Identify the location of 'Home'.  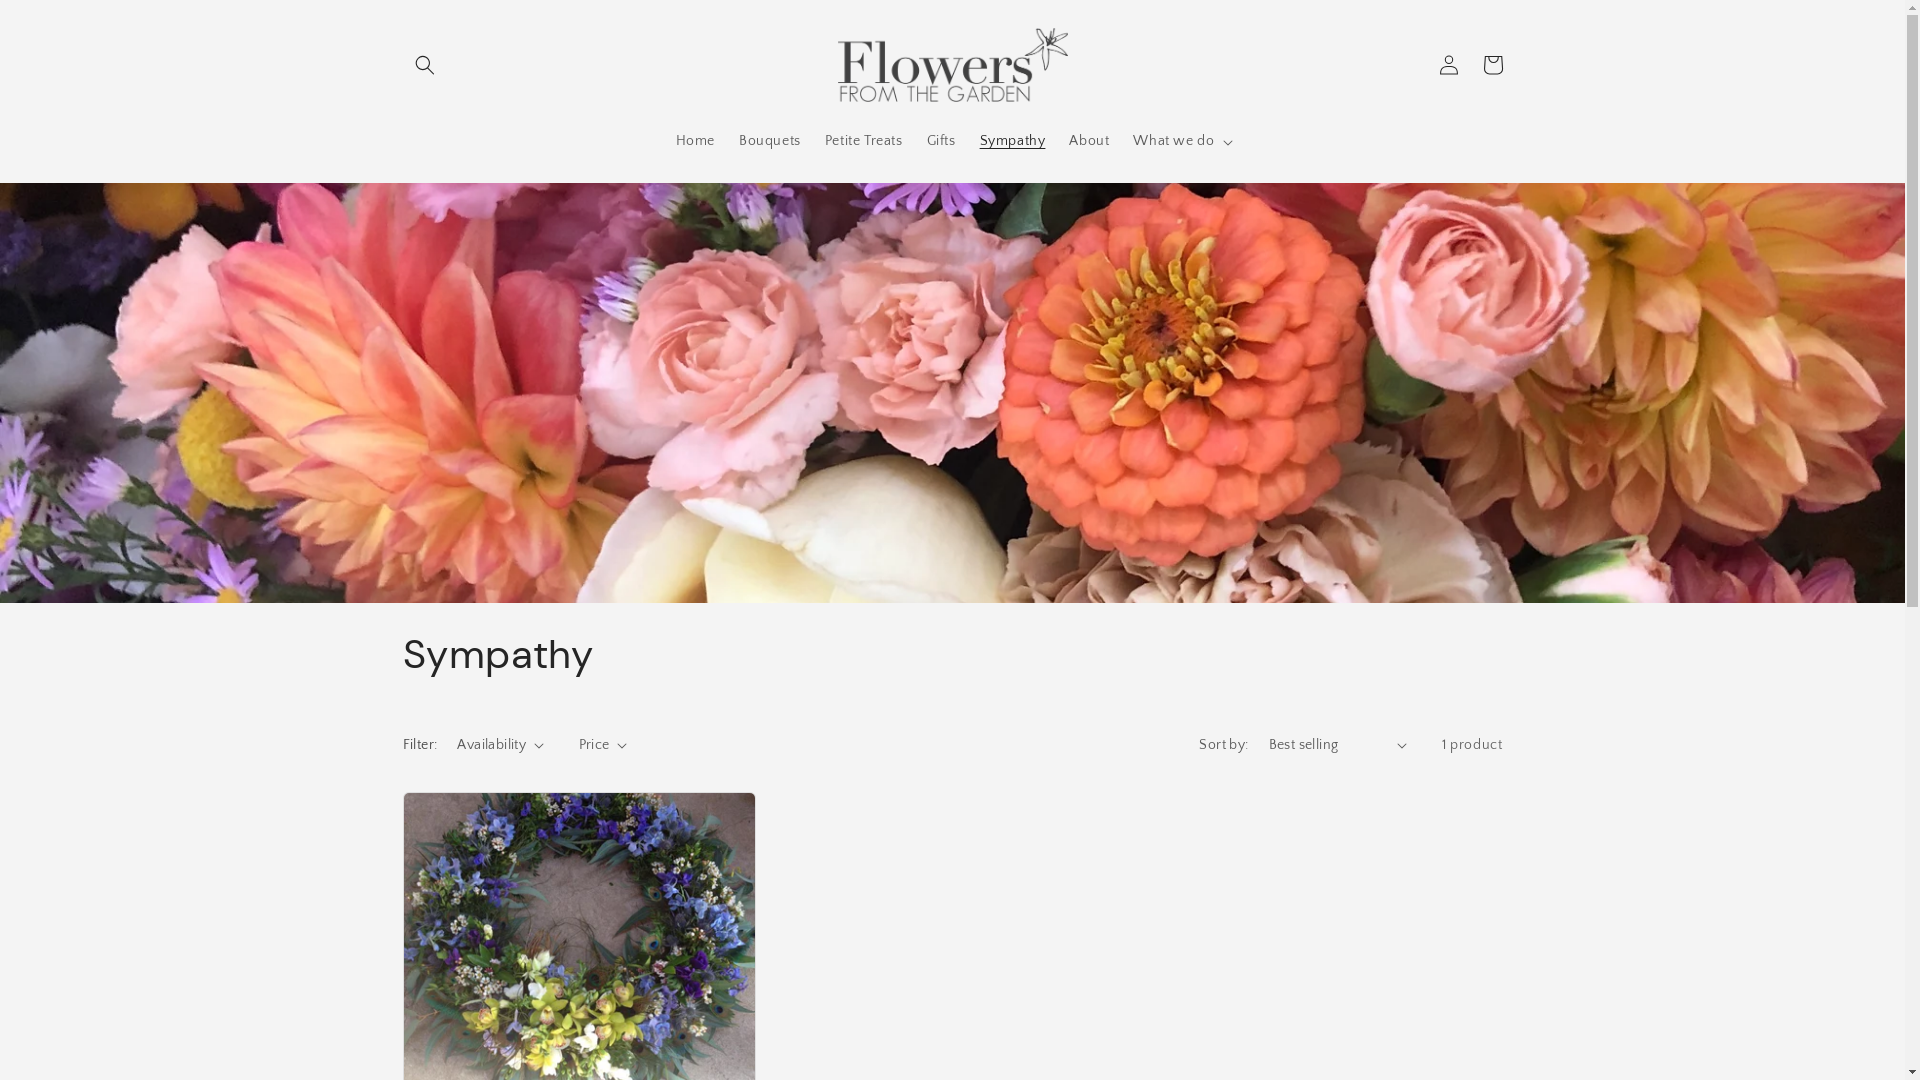
(695, 140).